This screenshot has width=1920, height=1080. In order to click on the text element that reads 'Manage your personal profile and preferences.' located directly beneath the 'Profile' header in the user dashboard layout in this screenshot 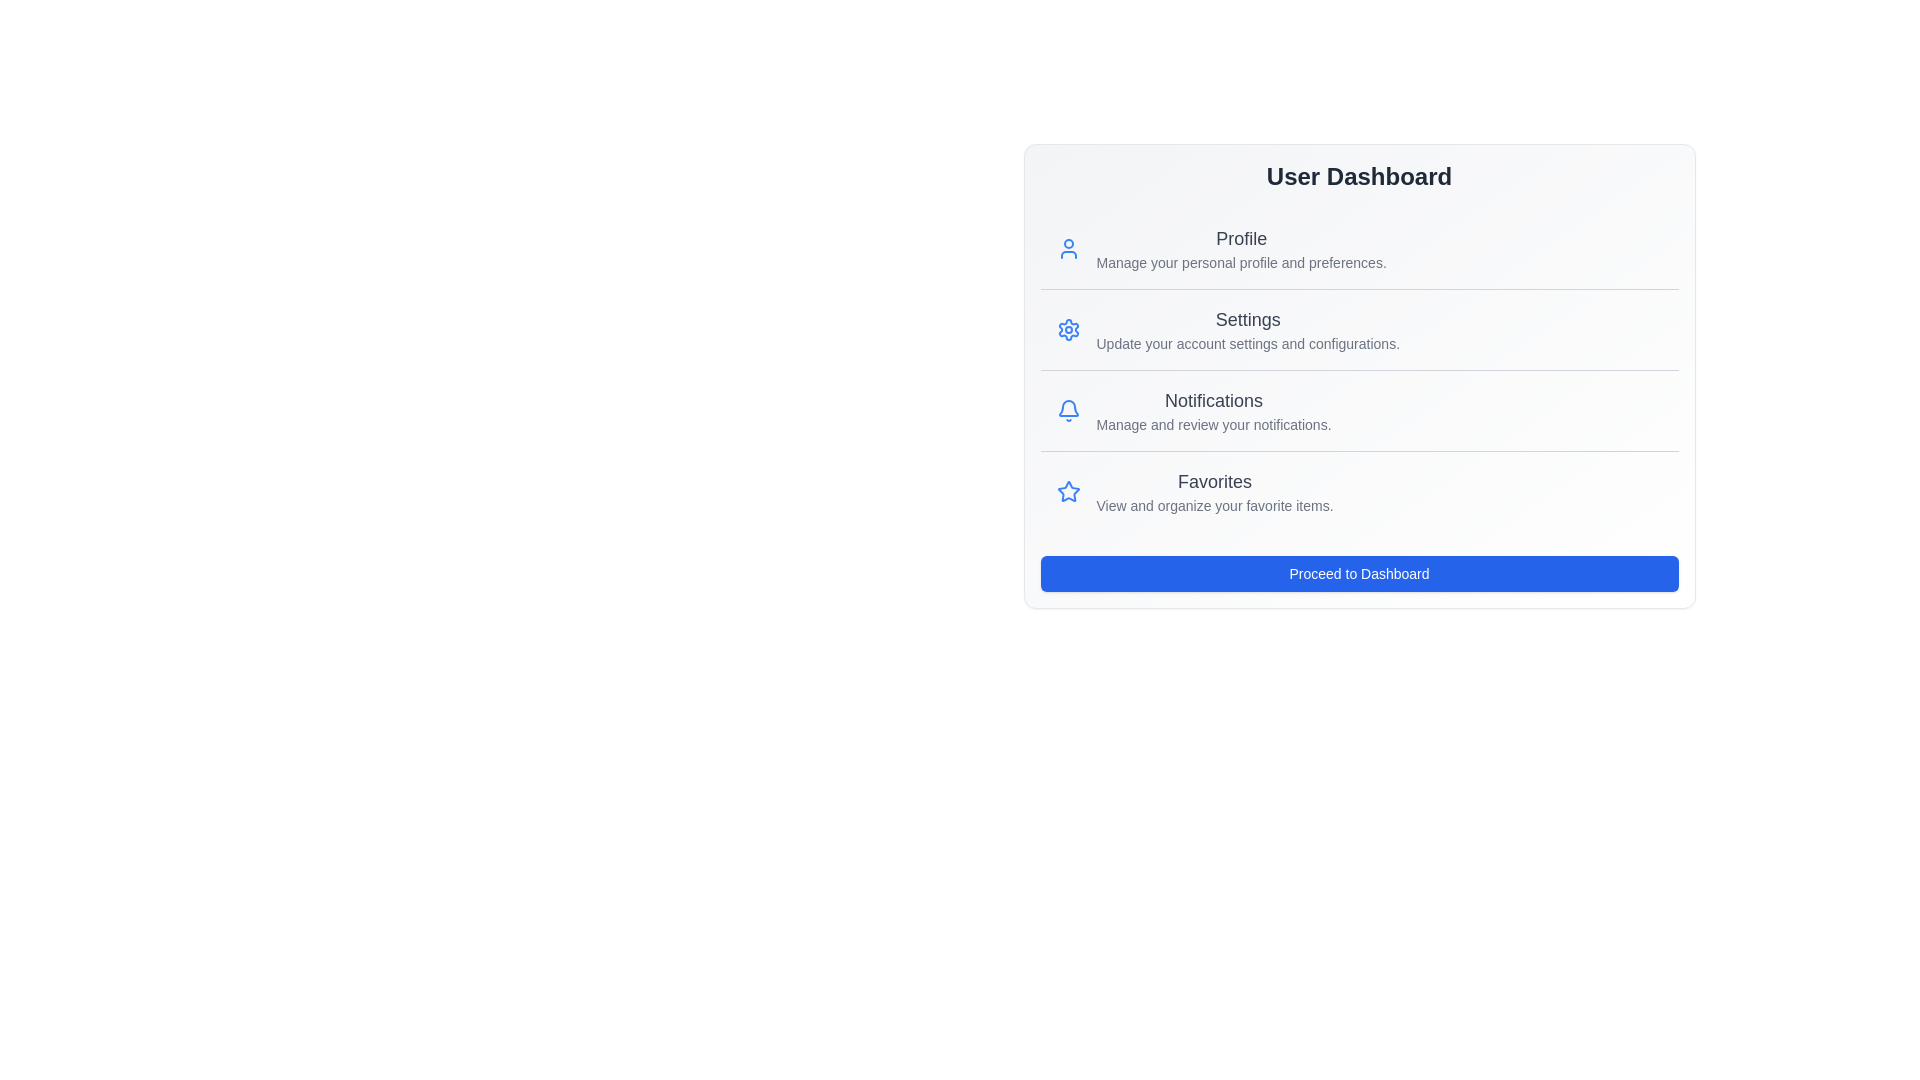, I will do `click(1240, 261)`.